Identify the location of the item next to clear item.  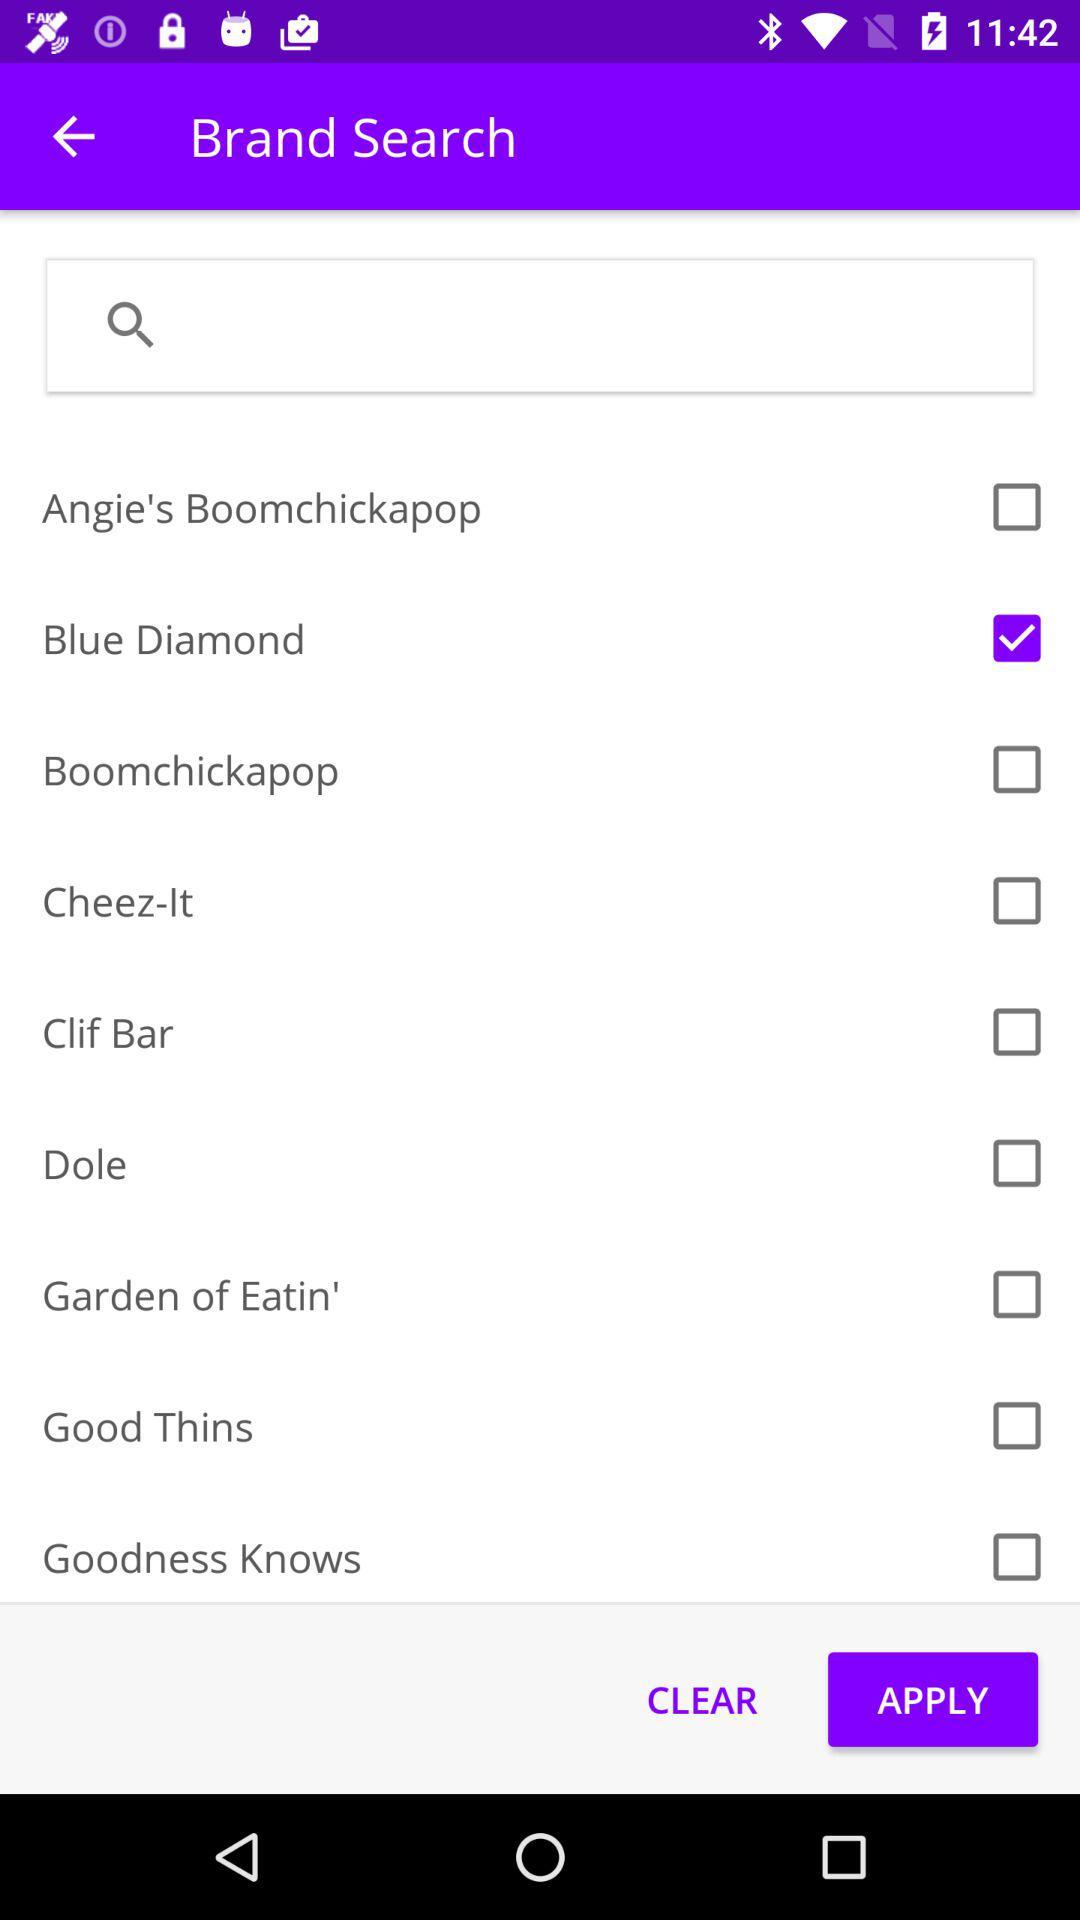
(933, 1698).